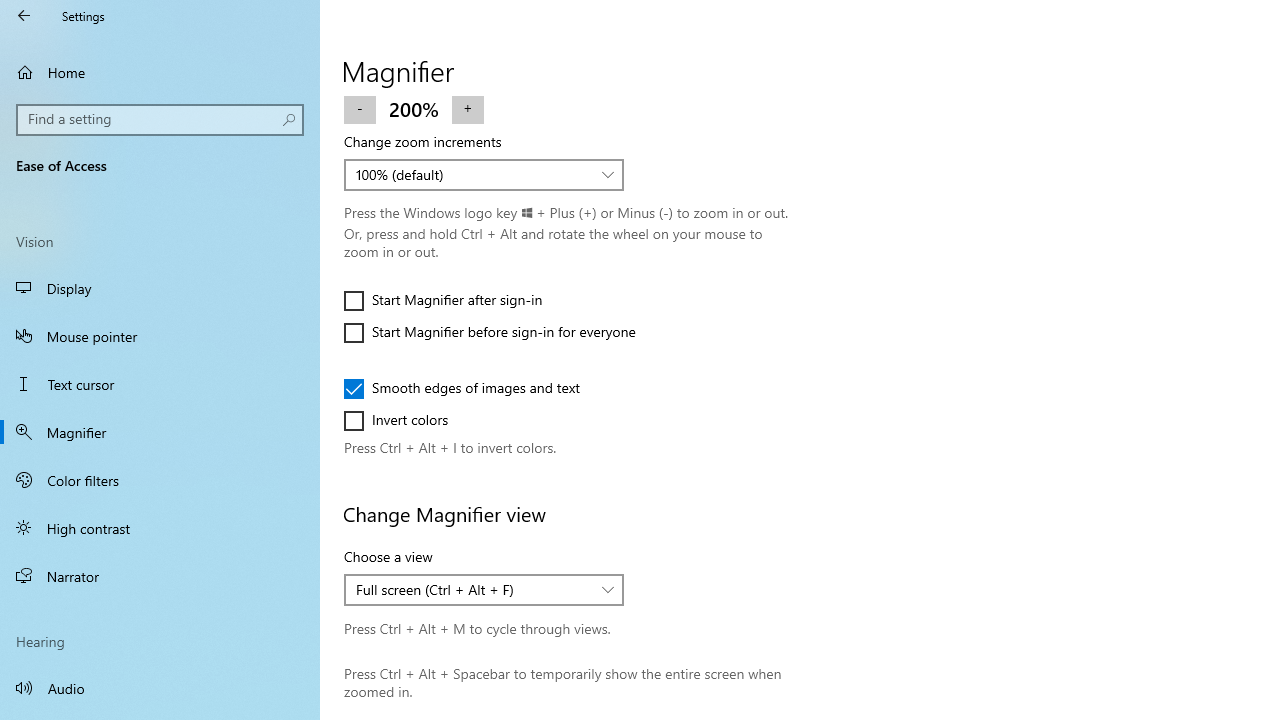 This screenshot has height=720, width=1280. What do you see at coordinates (160, 384) in the screenshot?
I see `'Text cursor'` at bounding box center [160, 384].